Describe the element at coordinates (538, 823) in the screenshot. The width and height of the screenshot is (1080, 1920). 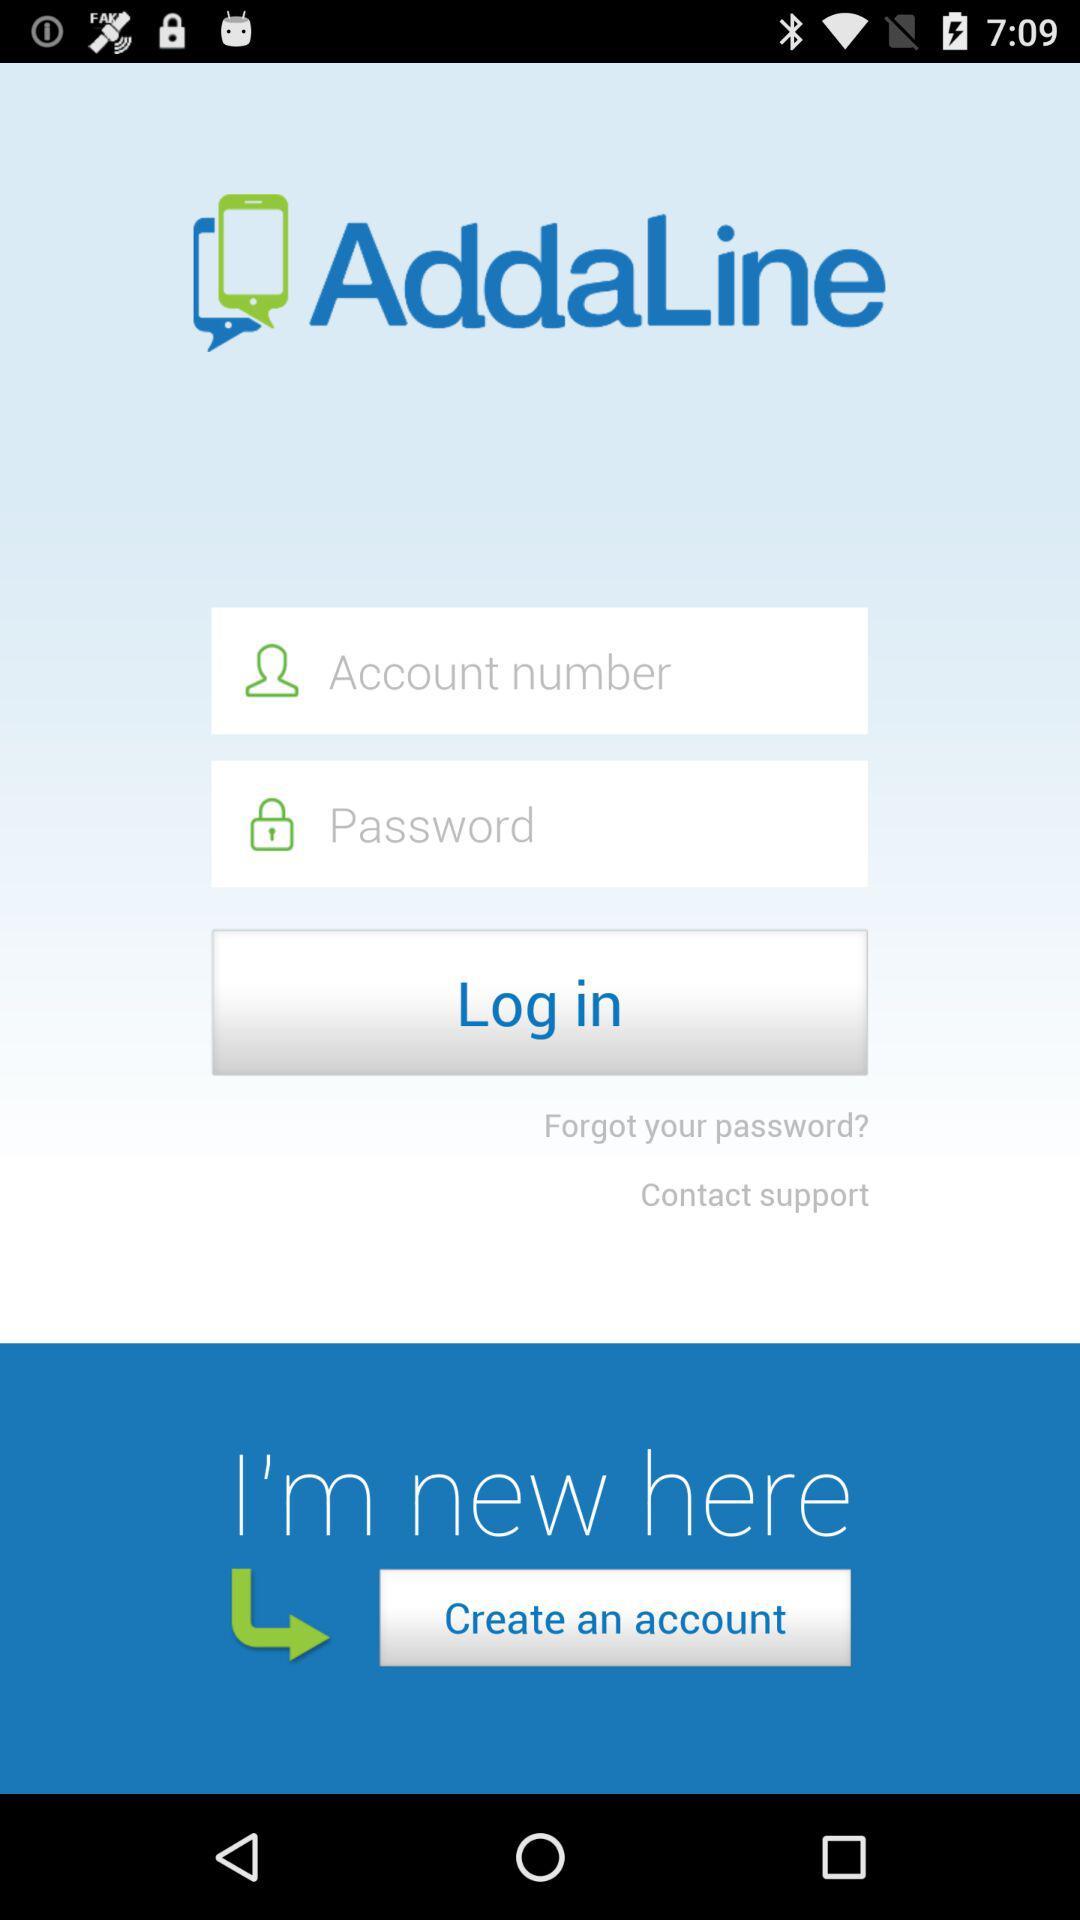
I see `type in password` at that location.